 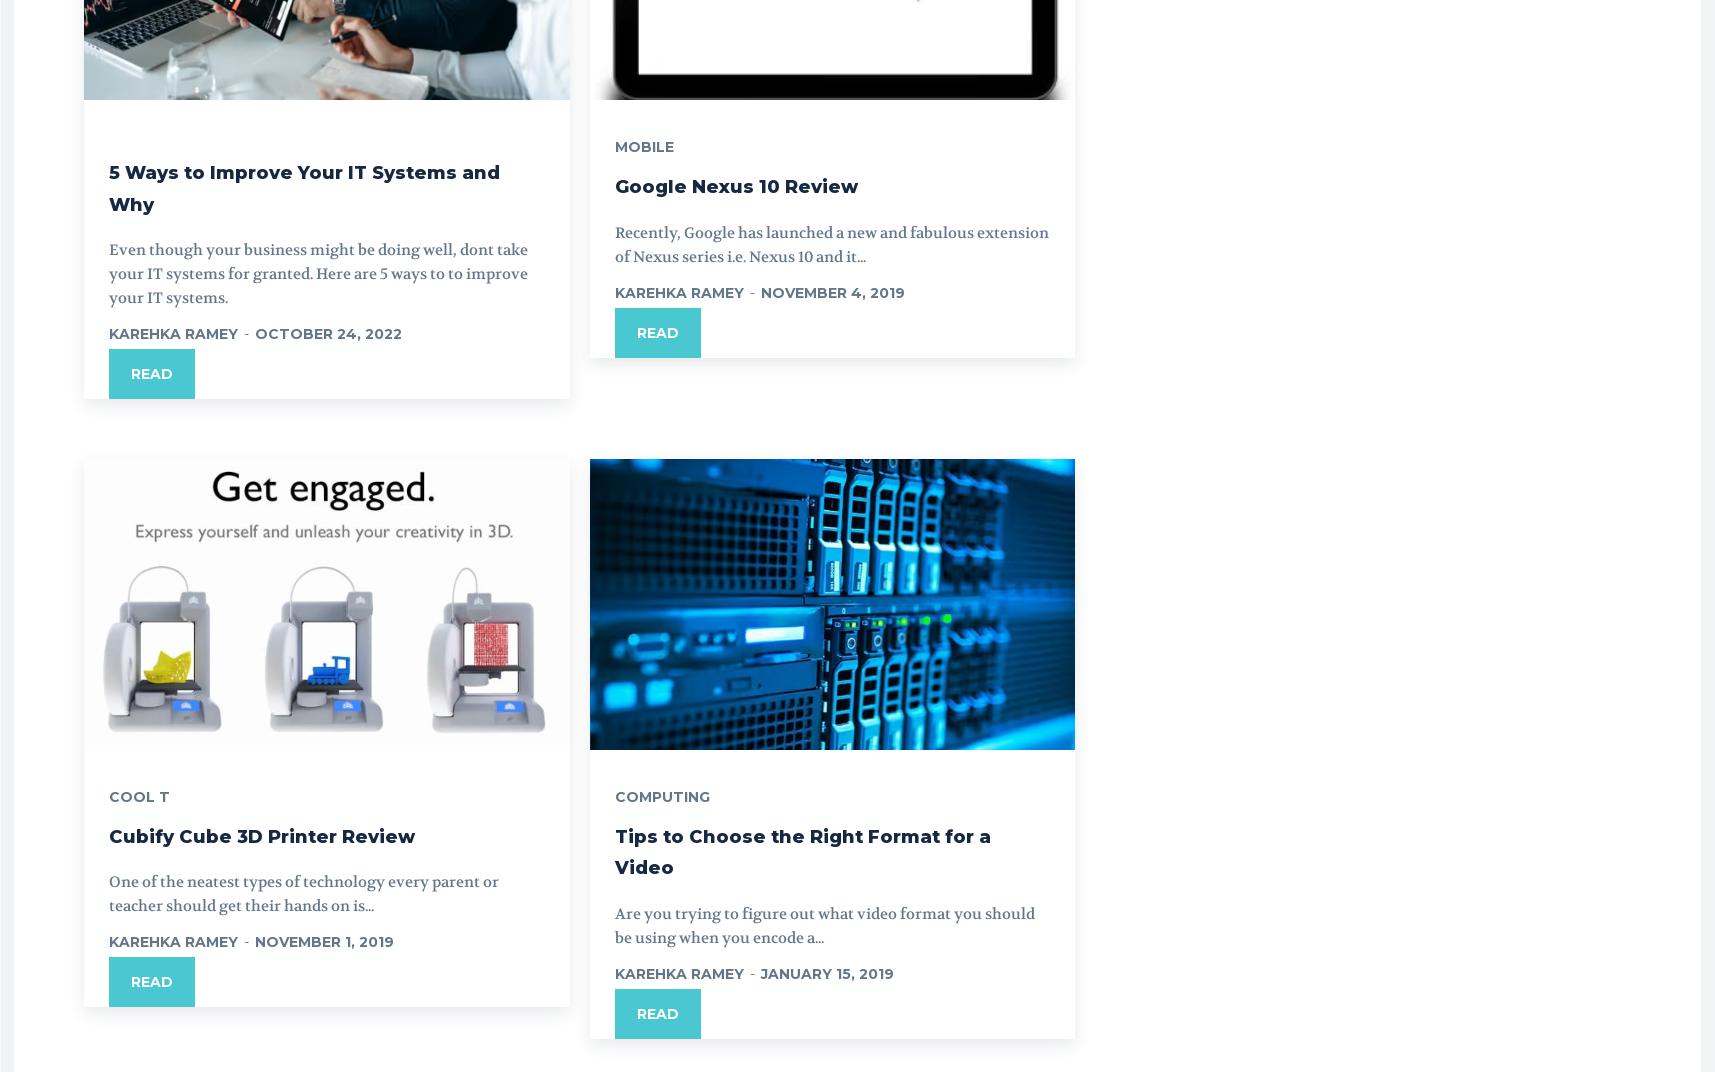 What do you see at coordinates (303, 894) in the screenshot?
I see `'One of the neatest types of technology every parent or teacher should get their hands on is...'` at bounding box center [303, 894].